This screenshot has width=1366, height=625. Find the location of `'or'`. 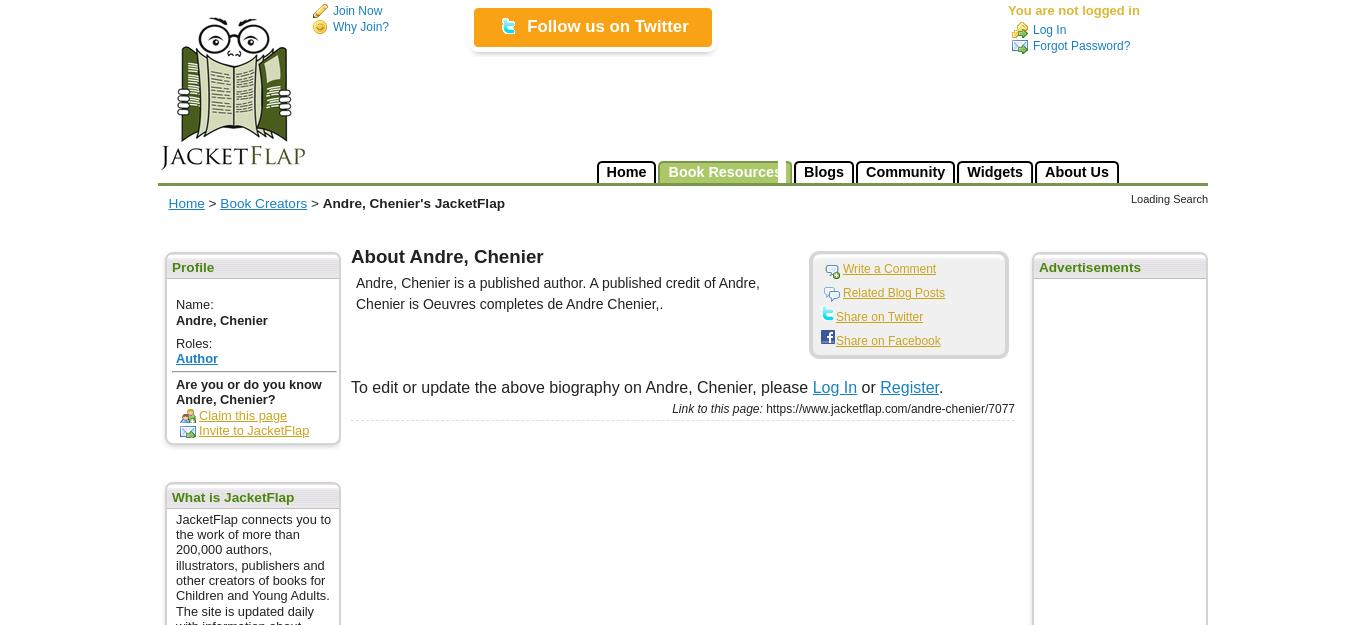

'or' is located at coordinates (867, 387).